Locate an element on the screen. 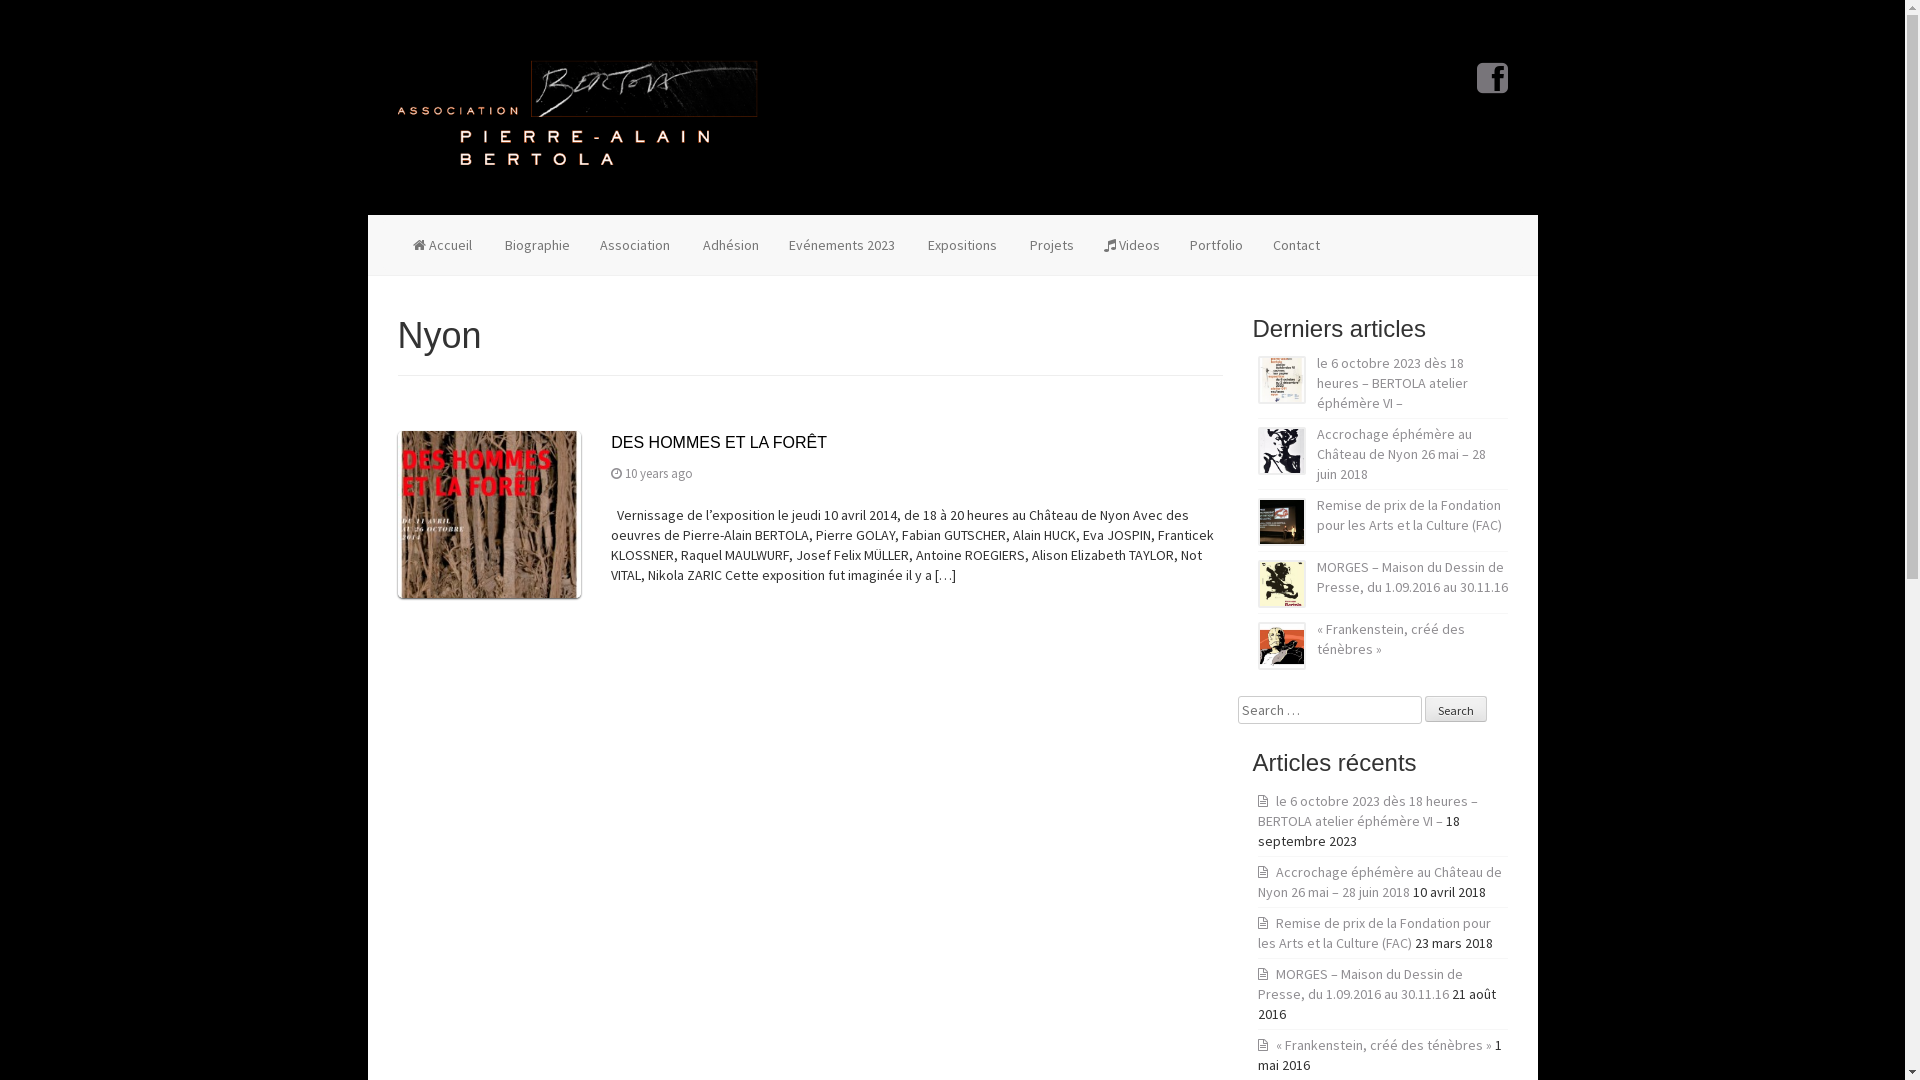 This screenshot has height=1080, width=1920. '10 years ago' is located at coordinates (658, 473).